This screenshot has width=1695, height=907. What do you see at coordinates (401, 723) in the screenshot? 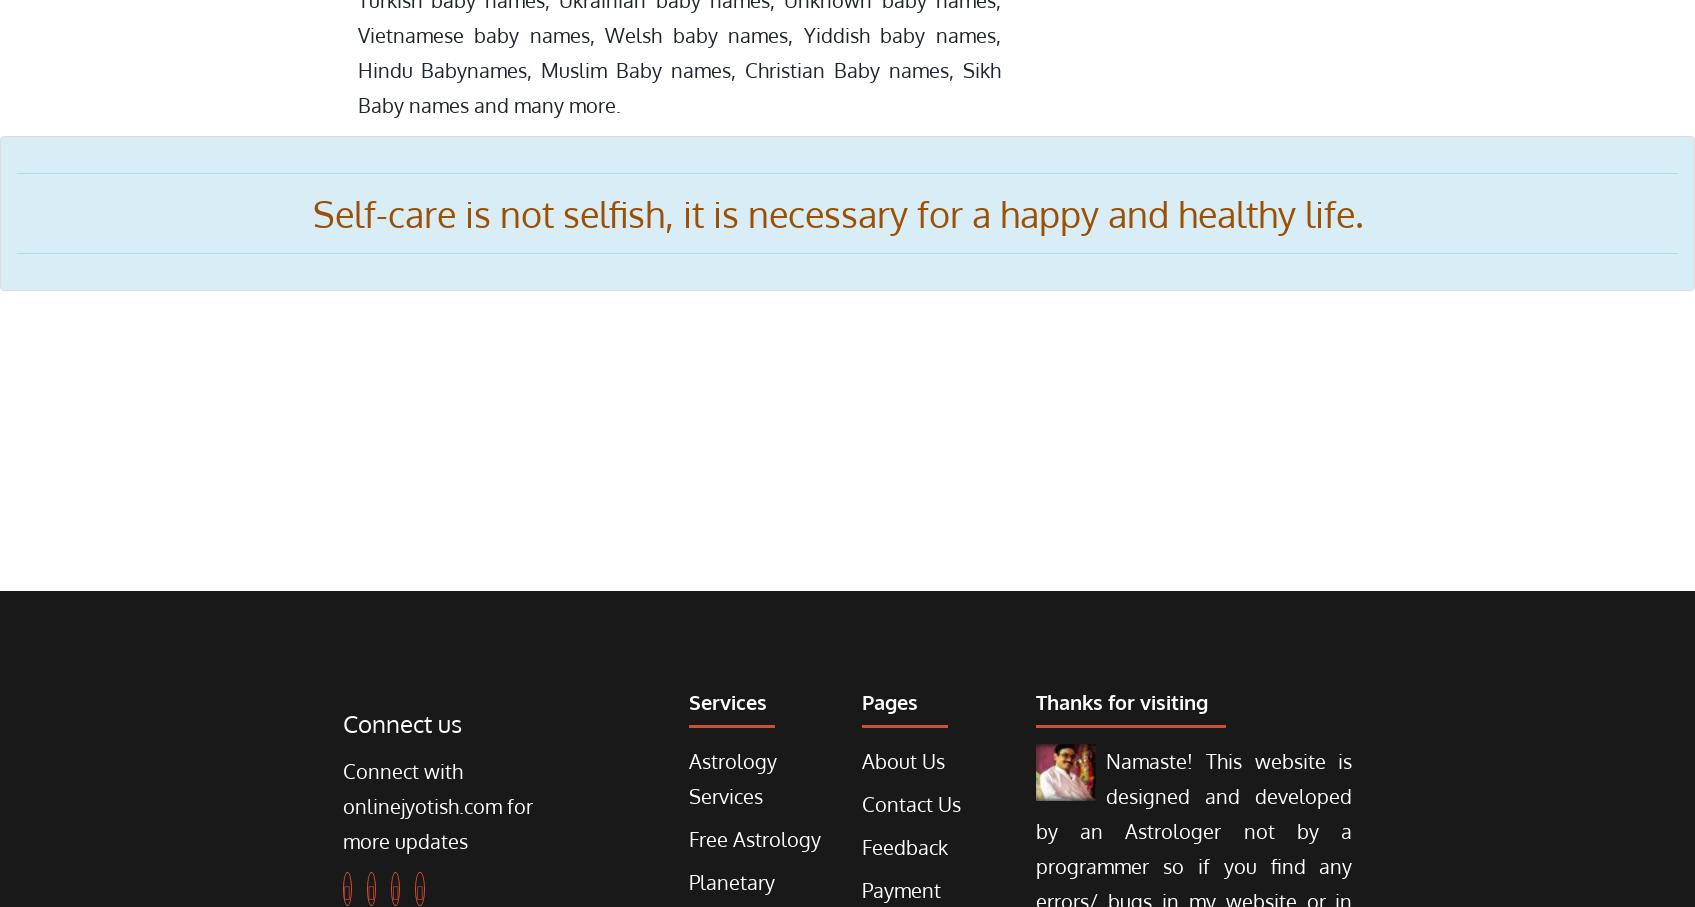
I see `'Connect us'` at bounding box center [401, 723].